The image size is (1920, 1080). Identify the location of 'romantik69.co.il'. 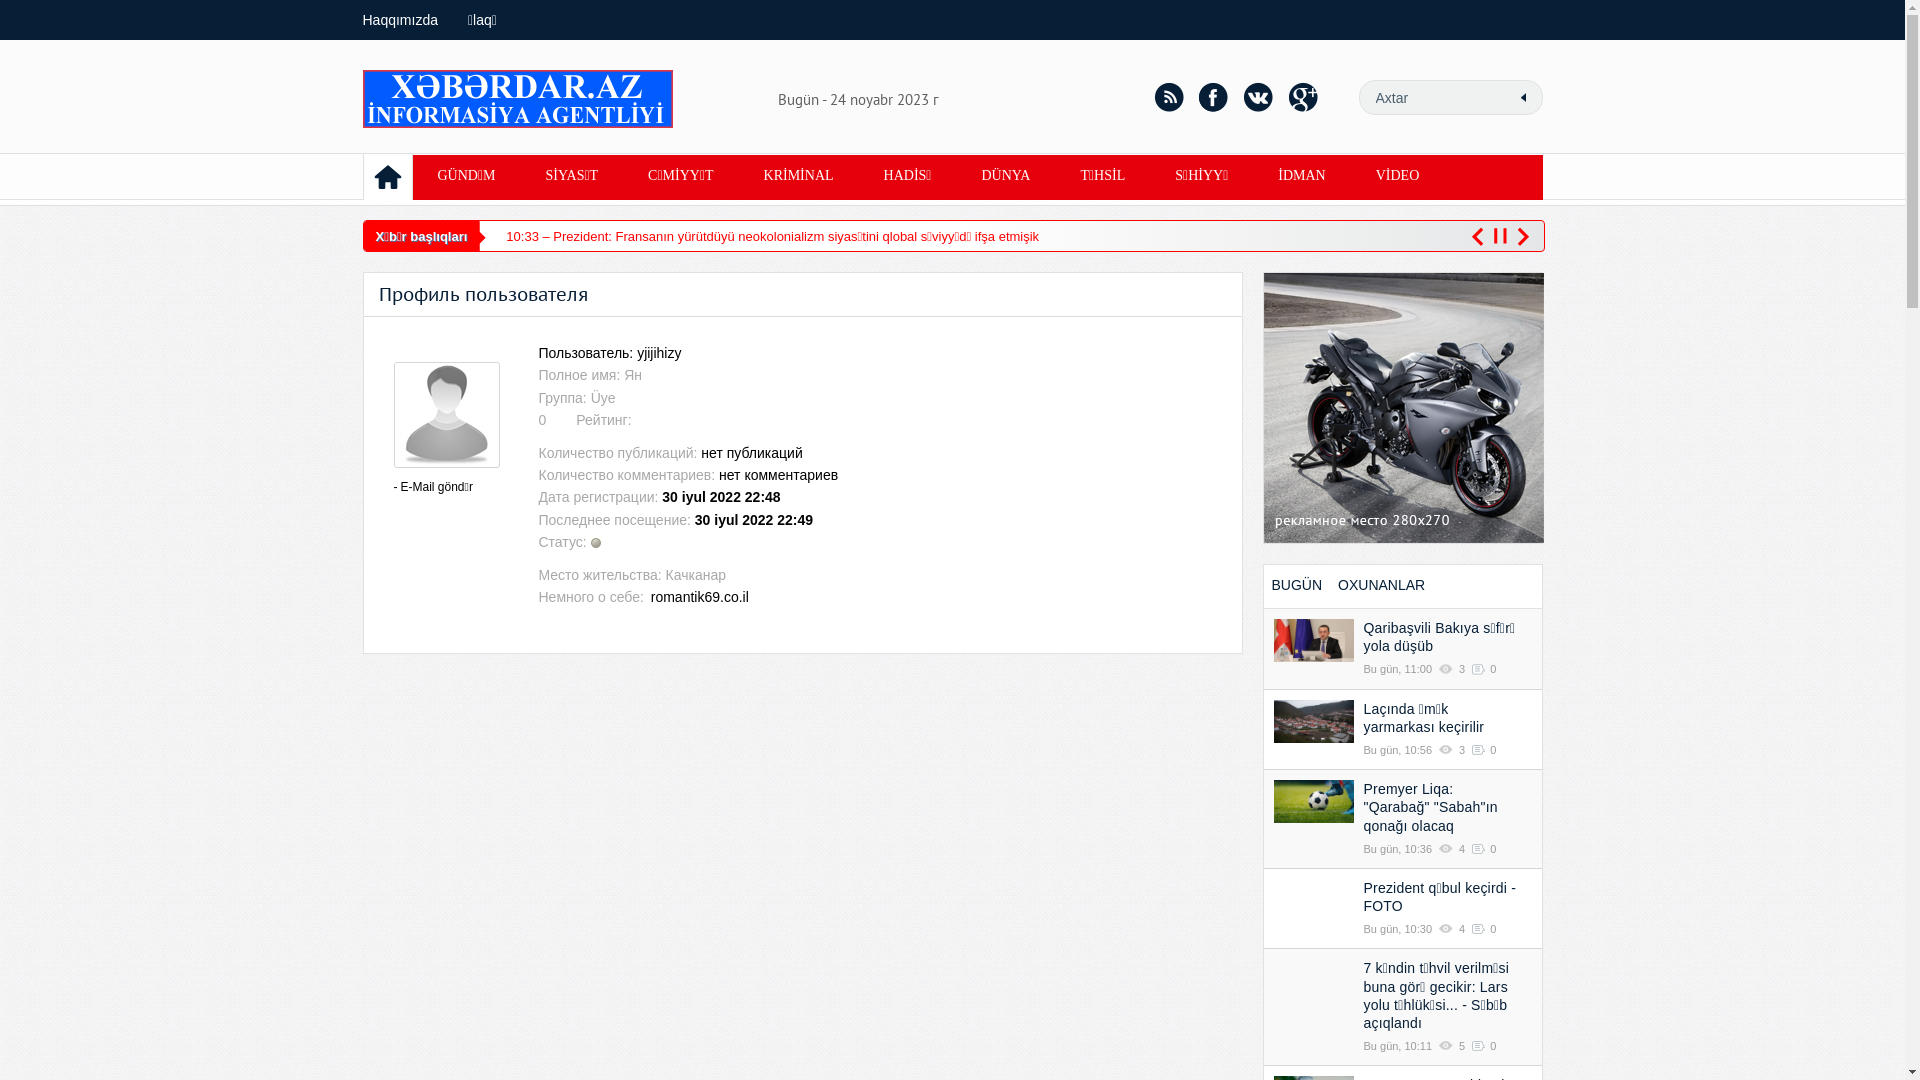
(698, 596).